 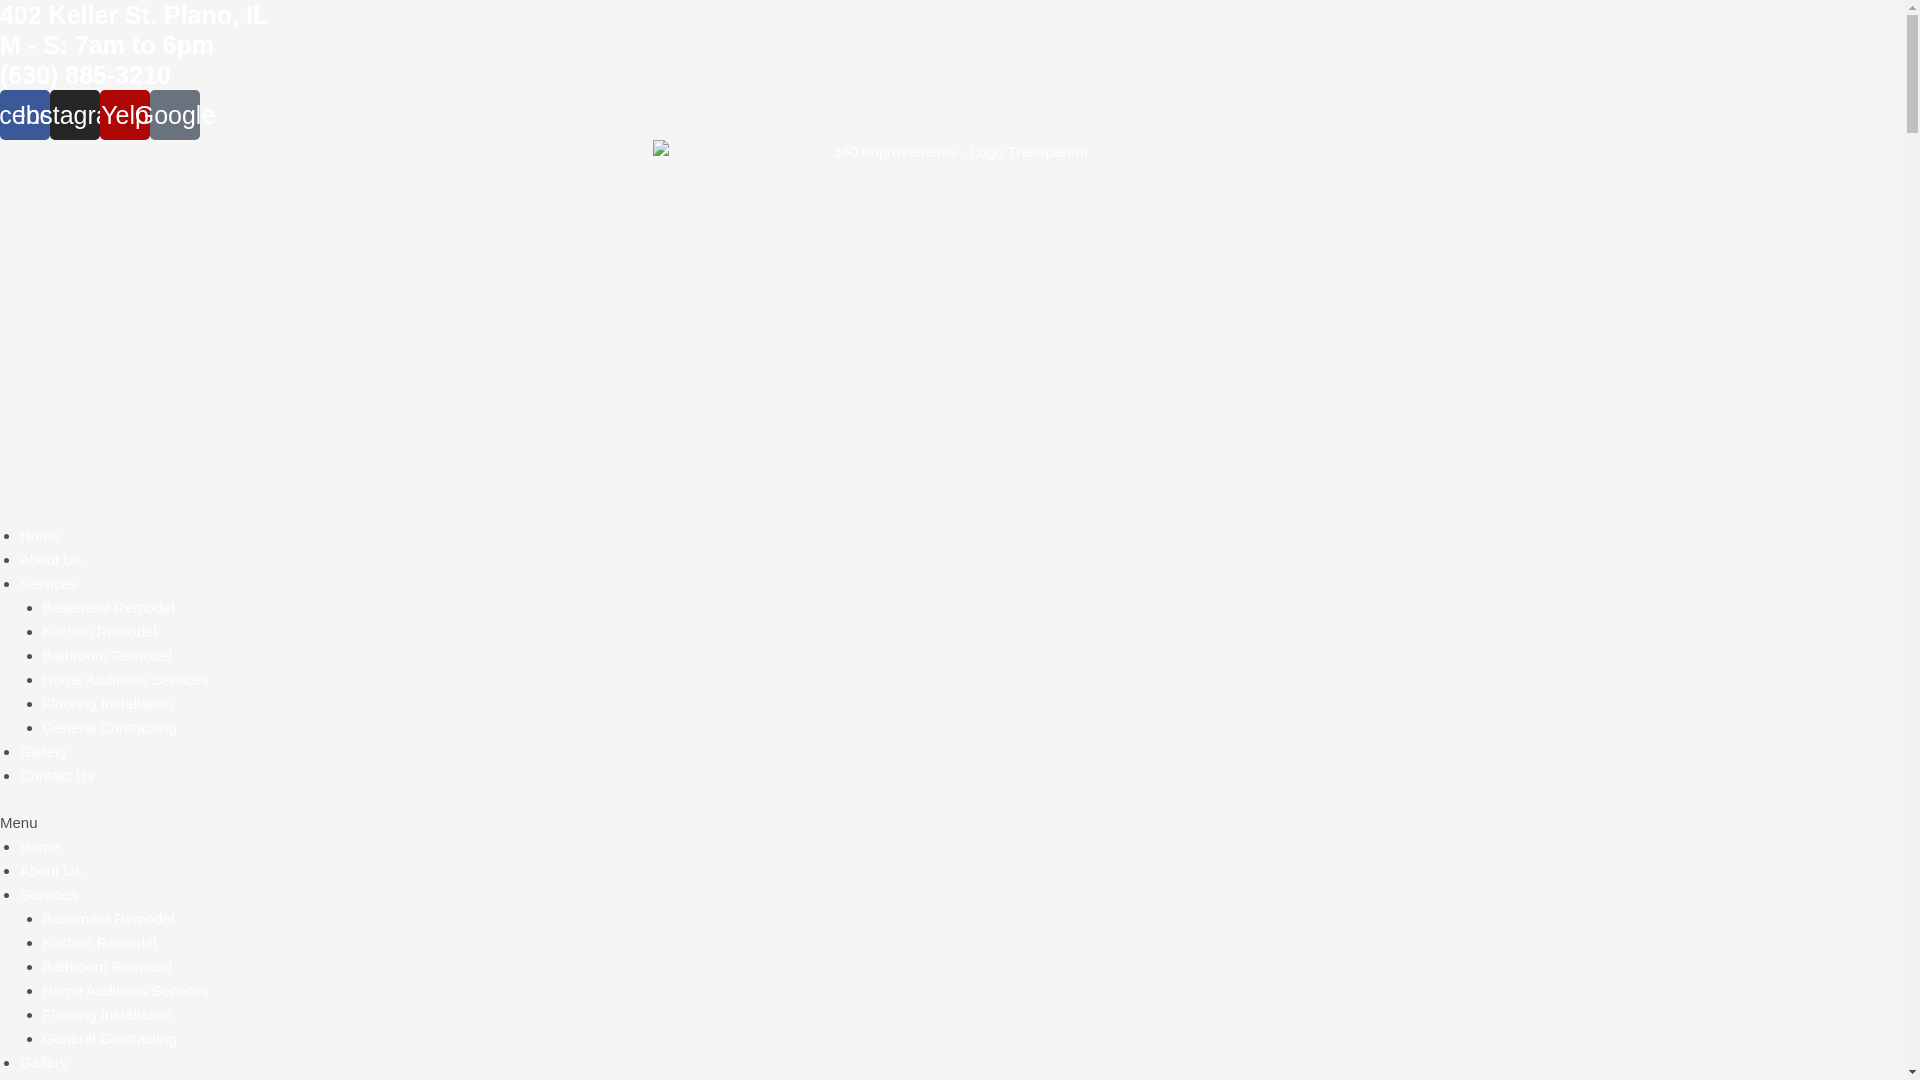 What do you see at coordinates (106, 606) in the screenshot?
I see `'Basement Remodel'` at bounding box center [106, 606].